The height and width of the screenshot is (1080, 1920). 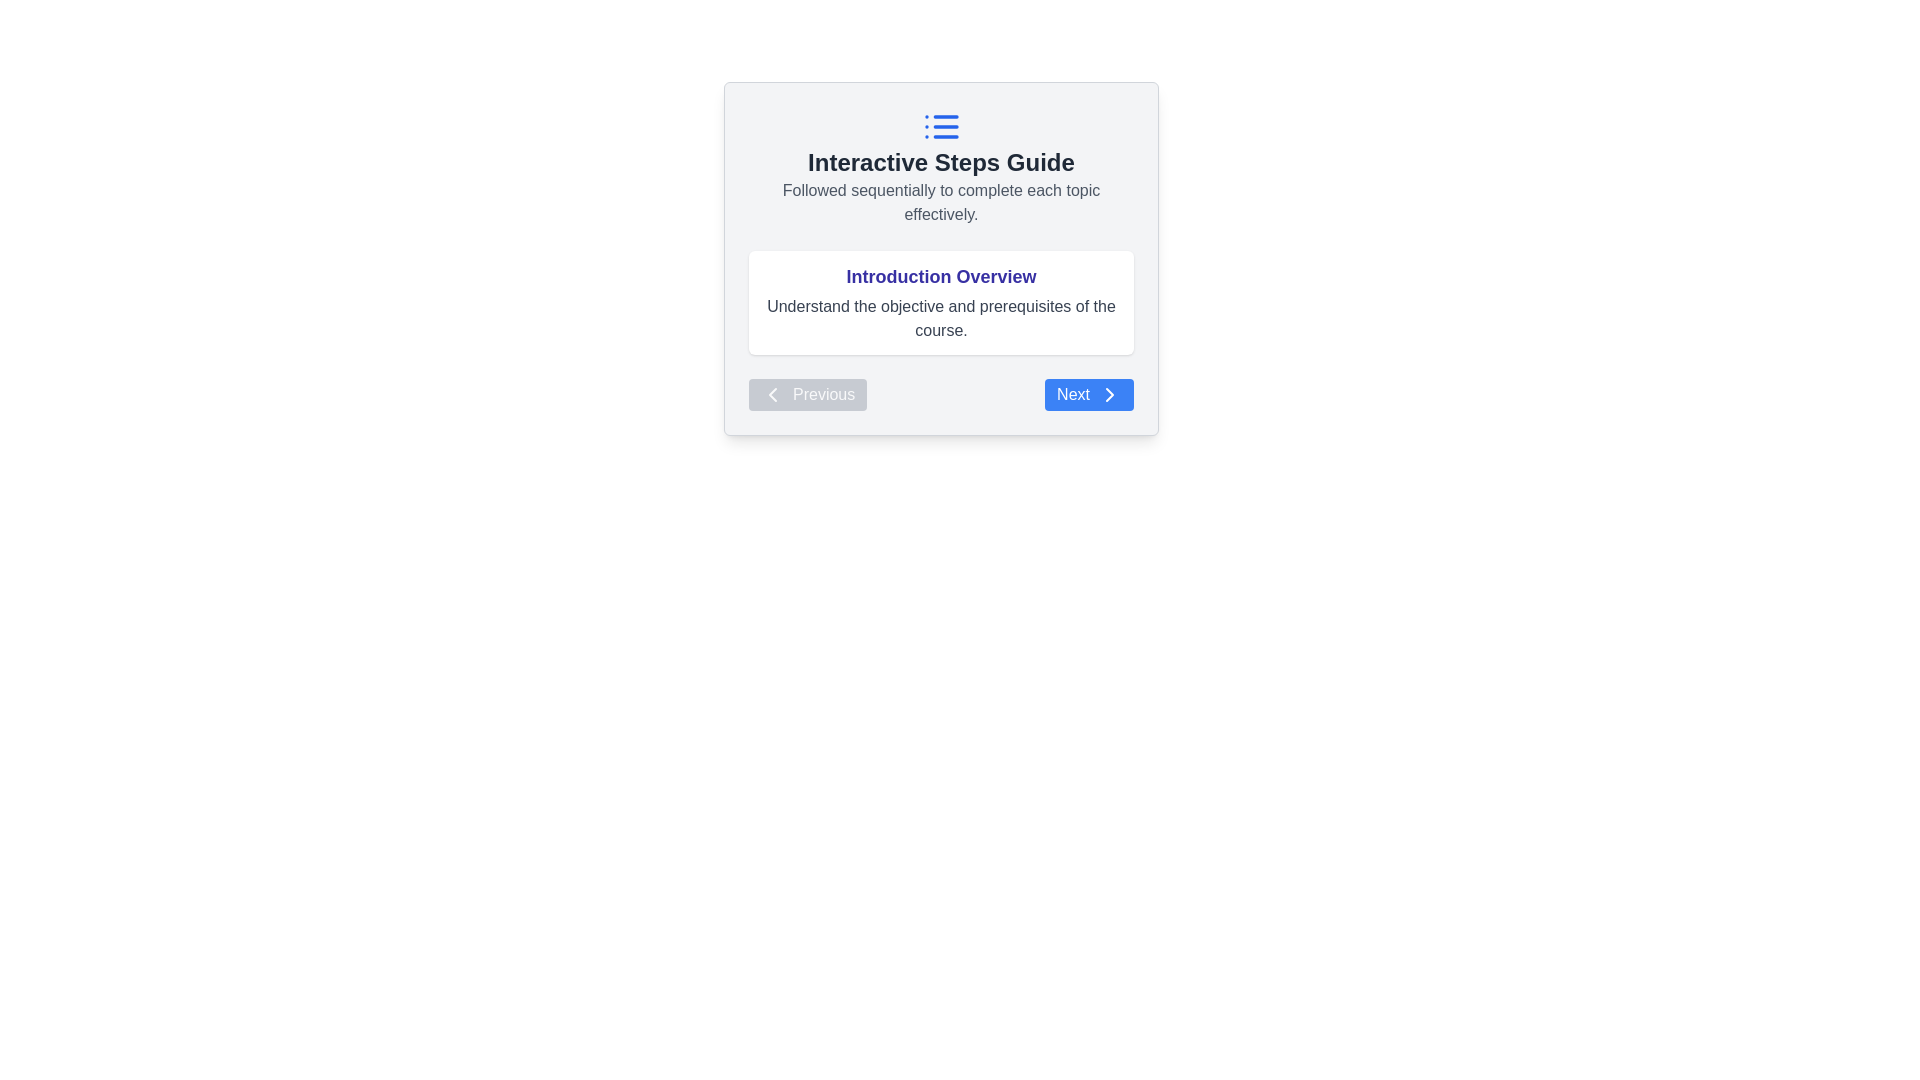 What do you see at coordinates (1108, 394) in the screenshot?
I see `the small right-facing chevron icon located inside the 'Next' button at the bottom-right corner of the card-like interface` at bounding box center [1108, 394].